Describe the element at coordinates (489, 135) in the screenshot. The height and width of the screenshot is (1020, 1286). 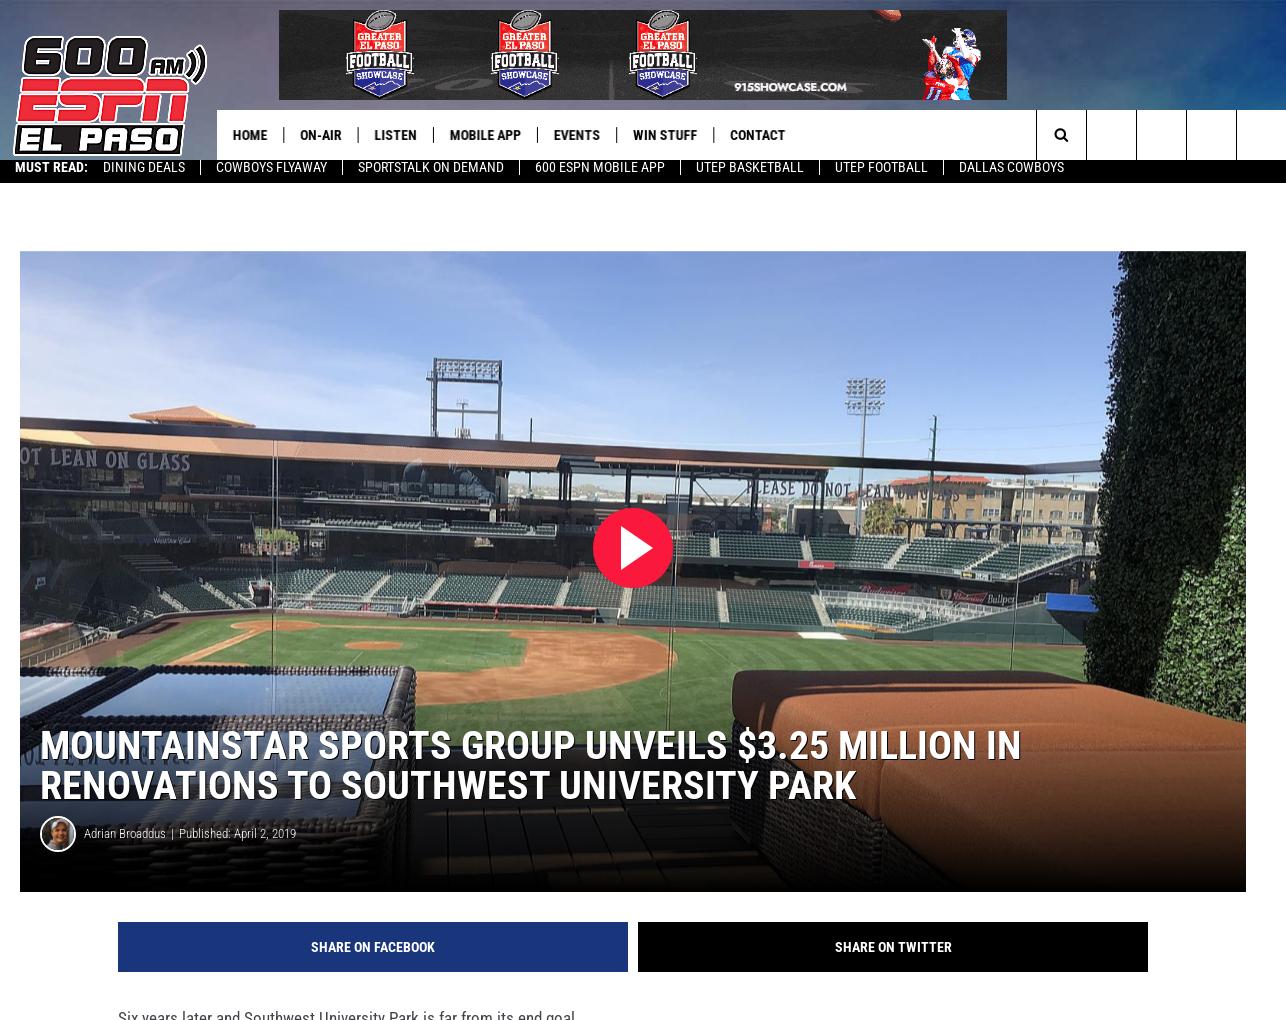
I see `'Mobile App'` at that location.